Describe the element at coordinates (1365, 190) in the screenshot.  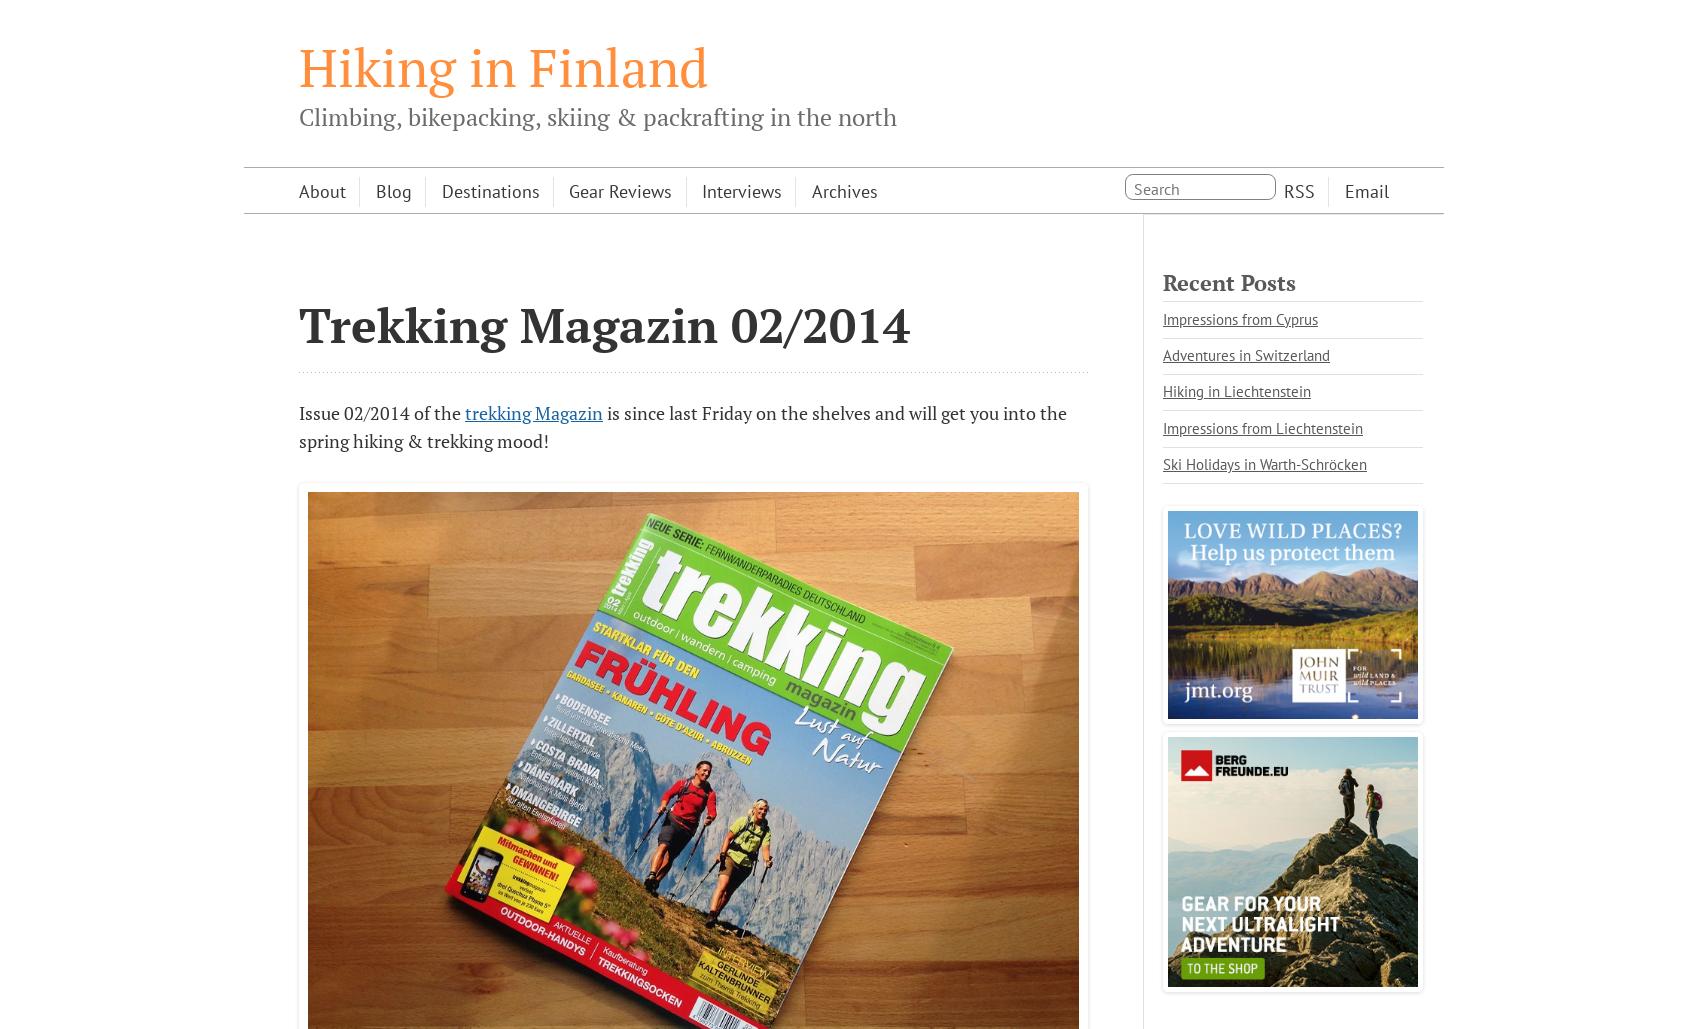
I see `'Email'` at that location.